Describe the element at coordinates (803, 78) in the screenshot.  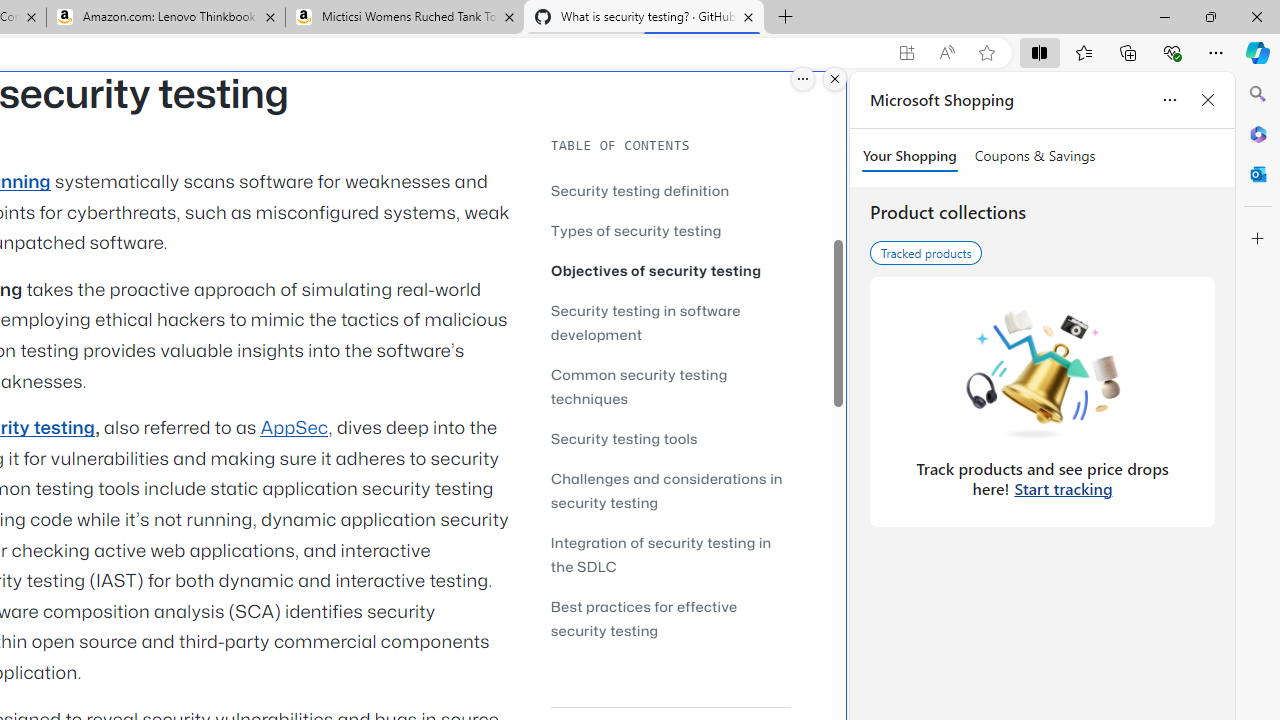
I see `'More options.'` at that location.